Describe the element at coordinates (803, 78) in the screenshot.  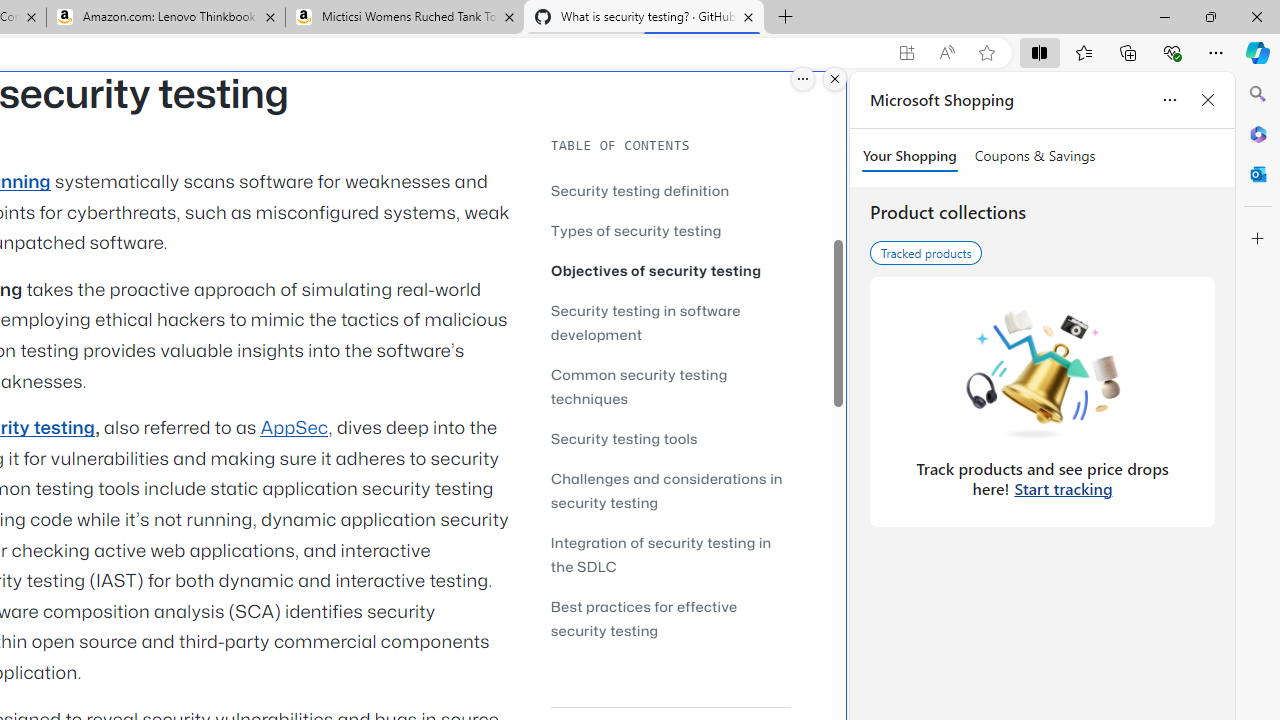
I see `'More options.'` at that location.